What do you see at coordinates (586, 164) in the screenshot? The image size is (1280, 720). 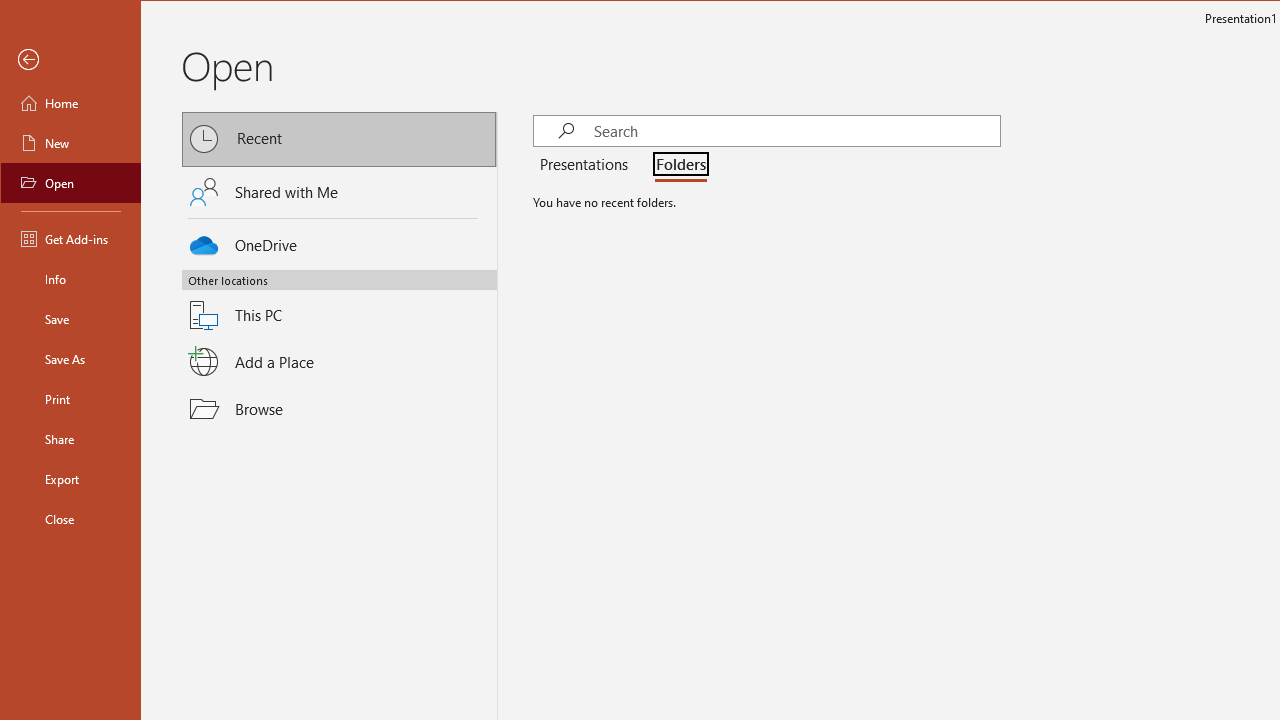 I see `'Presentations'` at bounding box center [586, 164].